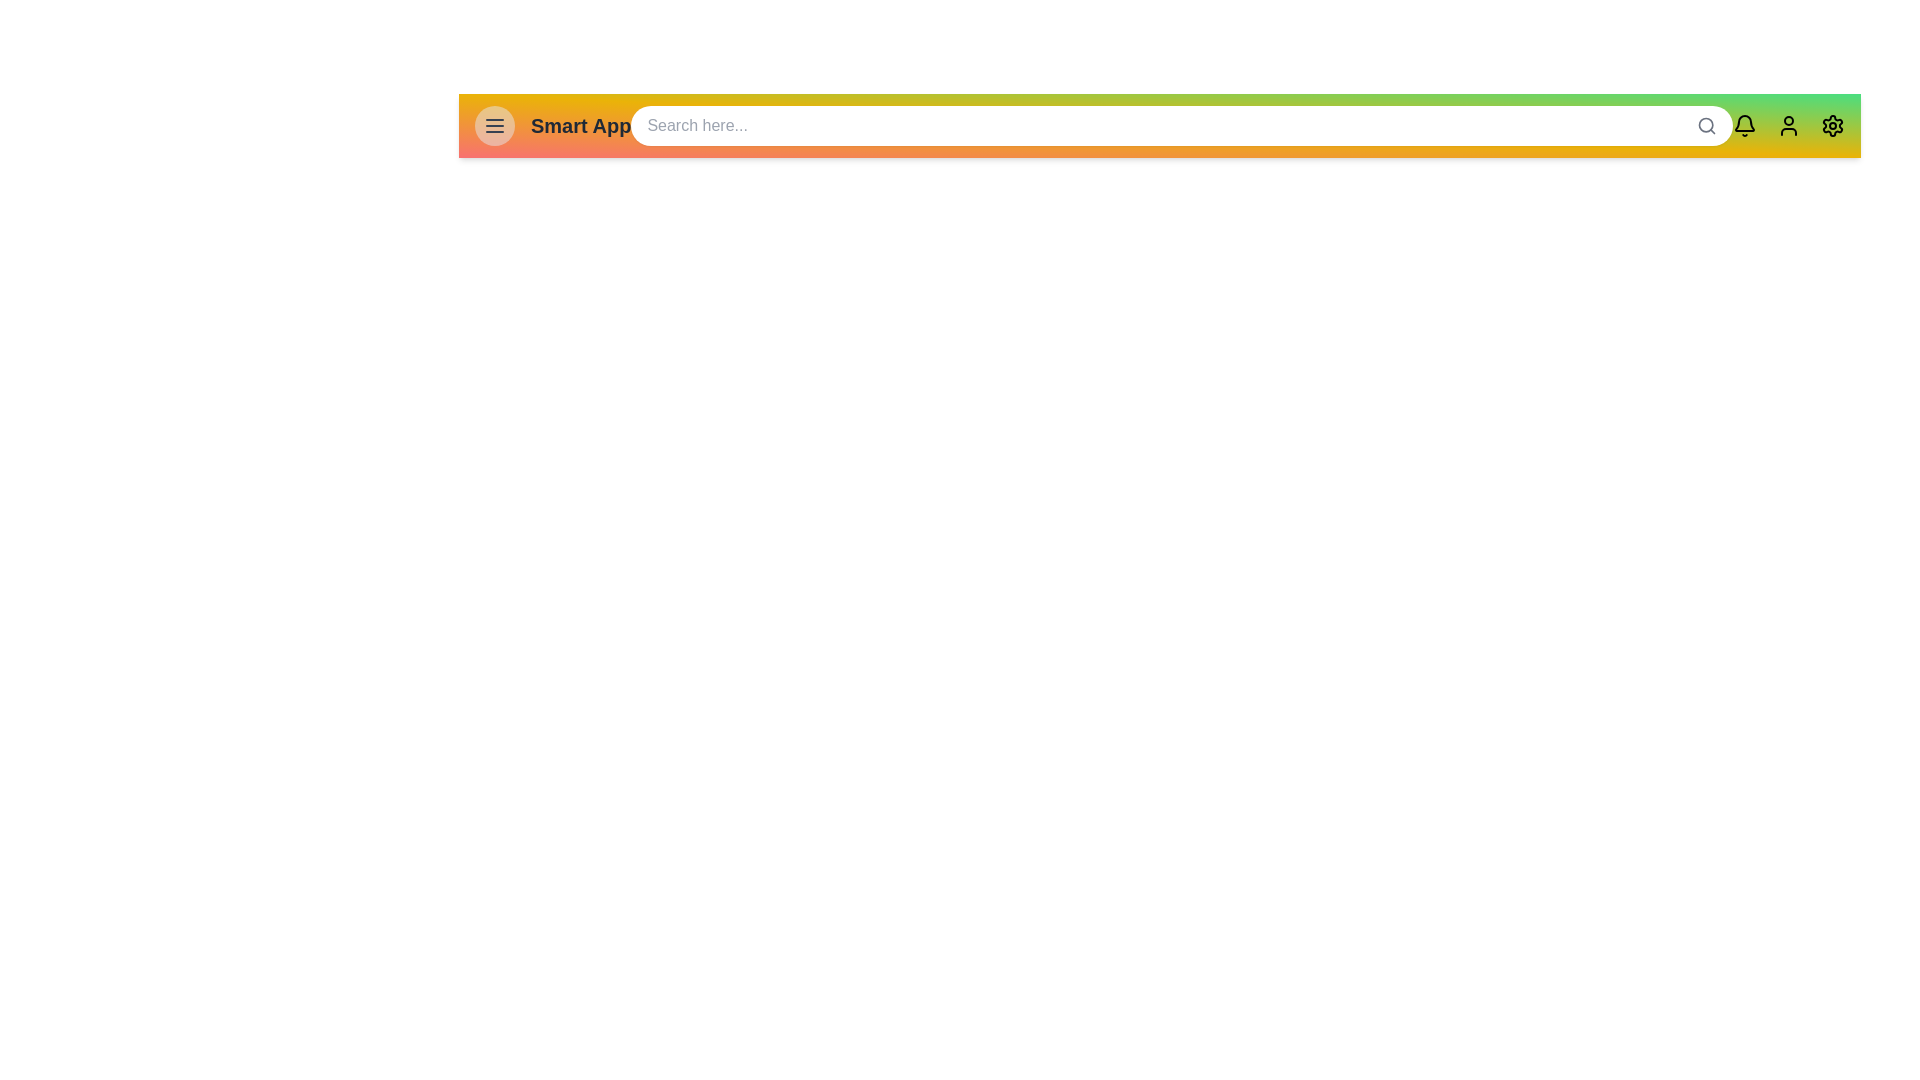 The height and width of the screenshot is (1080, 1920). I want to click on the search bar and type 'query', so click(1181, 126).